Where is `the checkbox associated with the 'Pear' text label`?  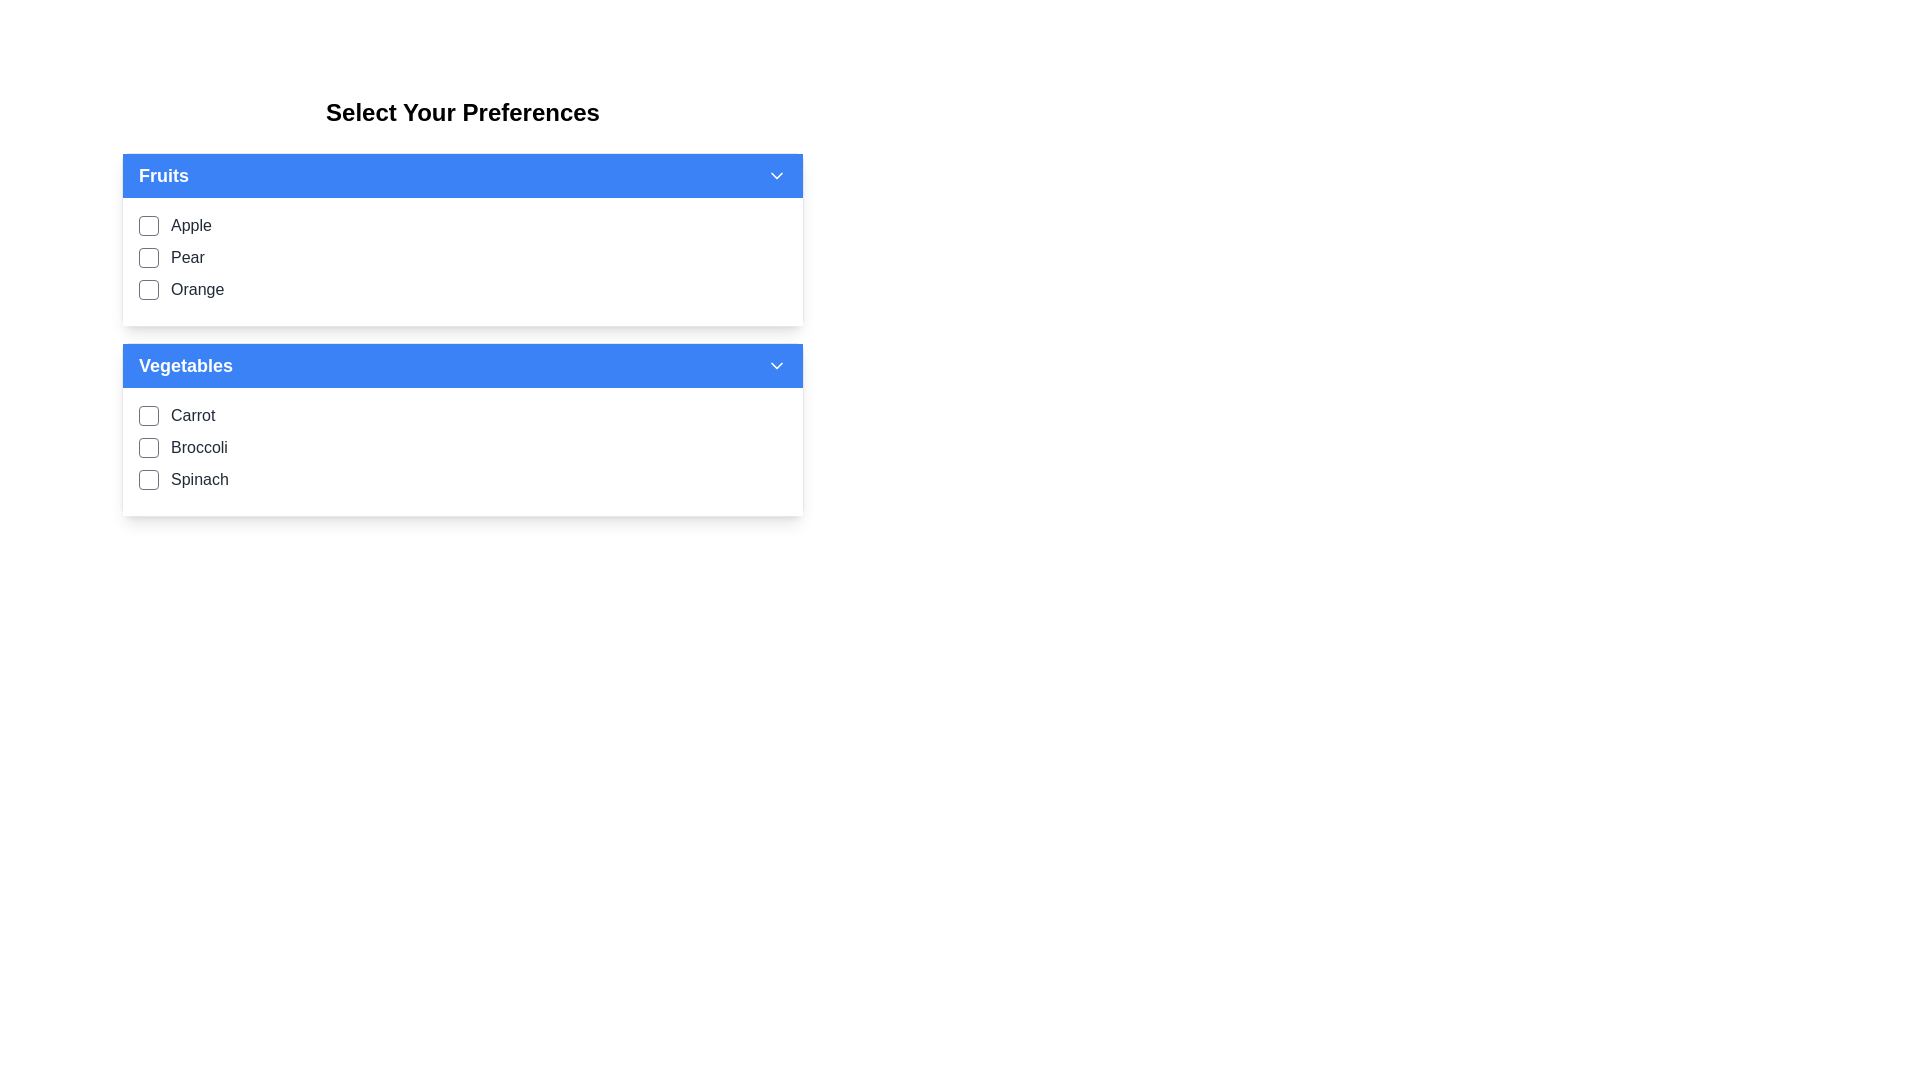
the checkbox associated with the 'Pear' text label is located at coordinates (187, 257).